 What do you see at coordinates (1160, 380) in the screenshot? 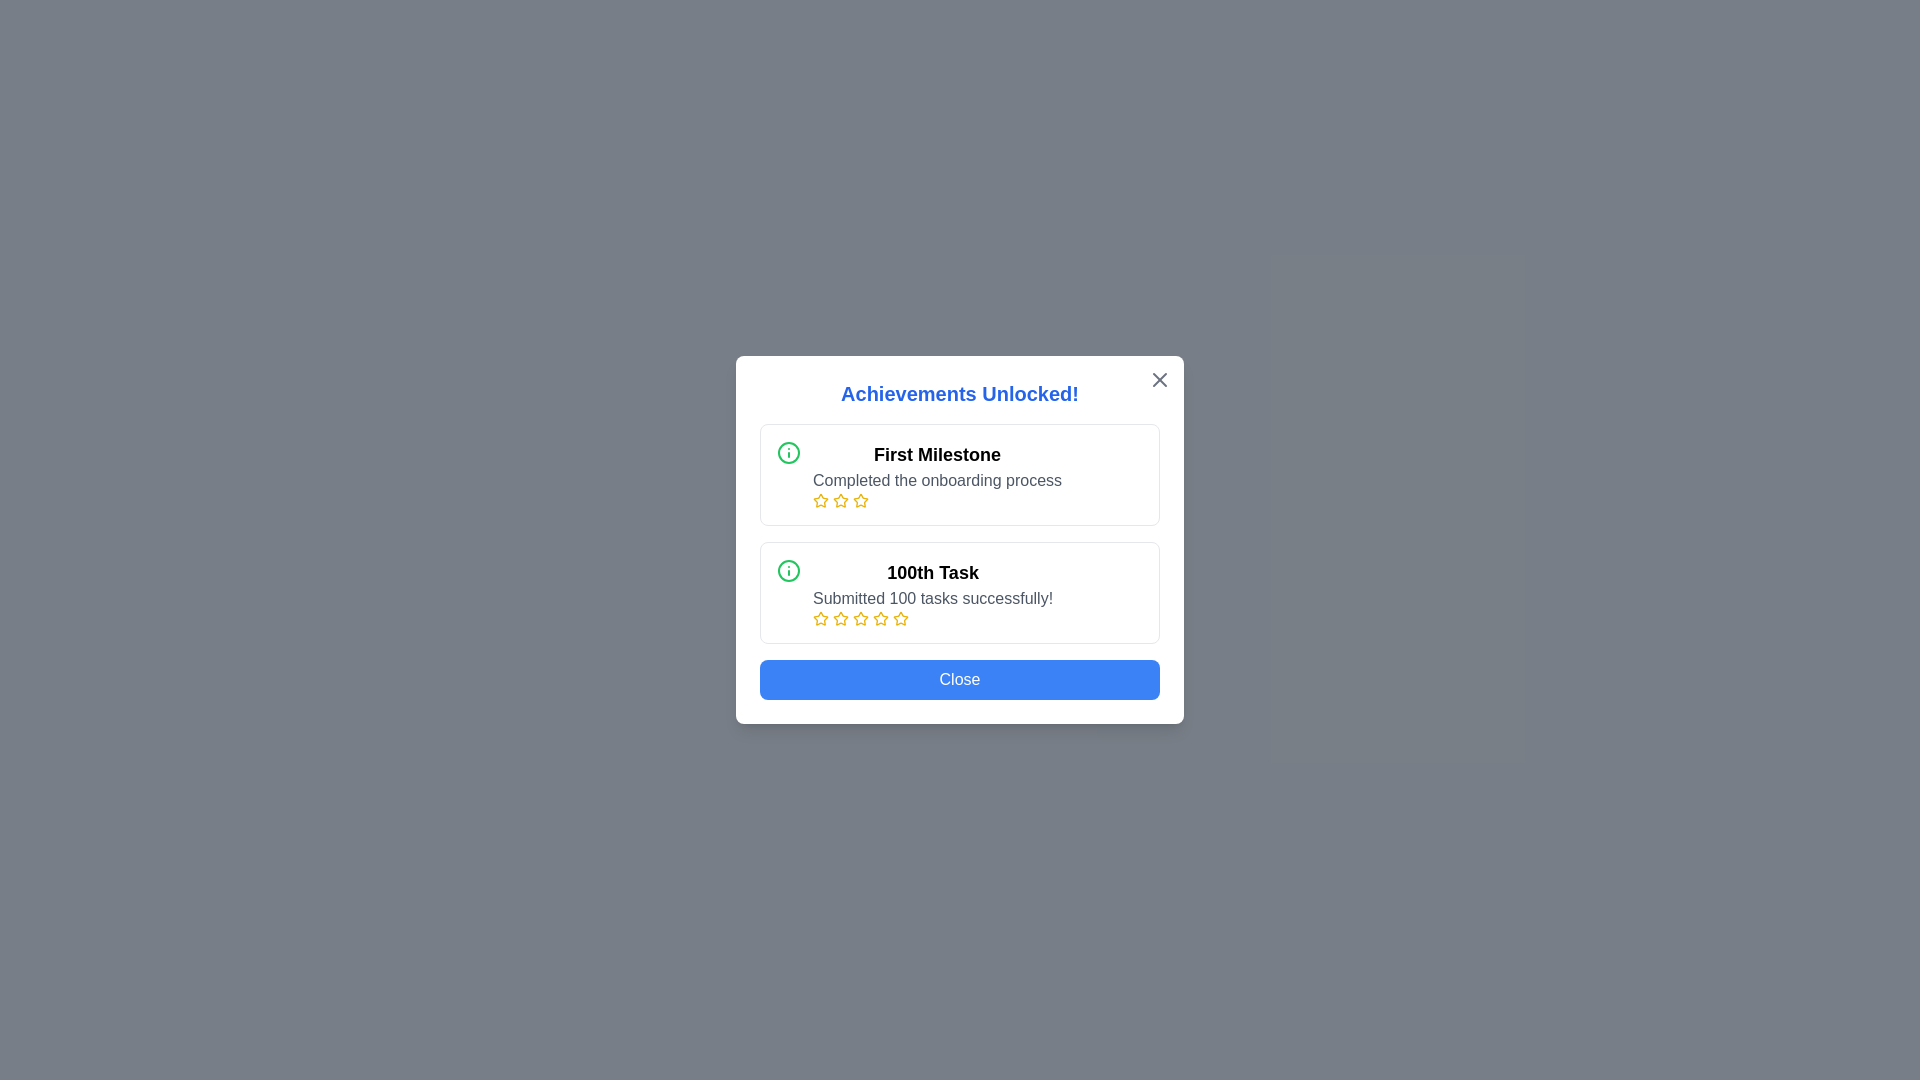
I see `the Close button located at the top-right corner of the dialog box` at bounding box center [1160, 380].